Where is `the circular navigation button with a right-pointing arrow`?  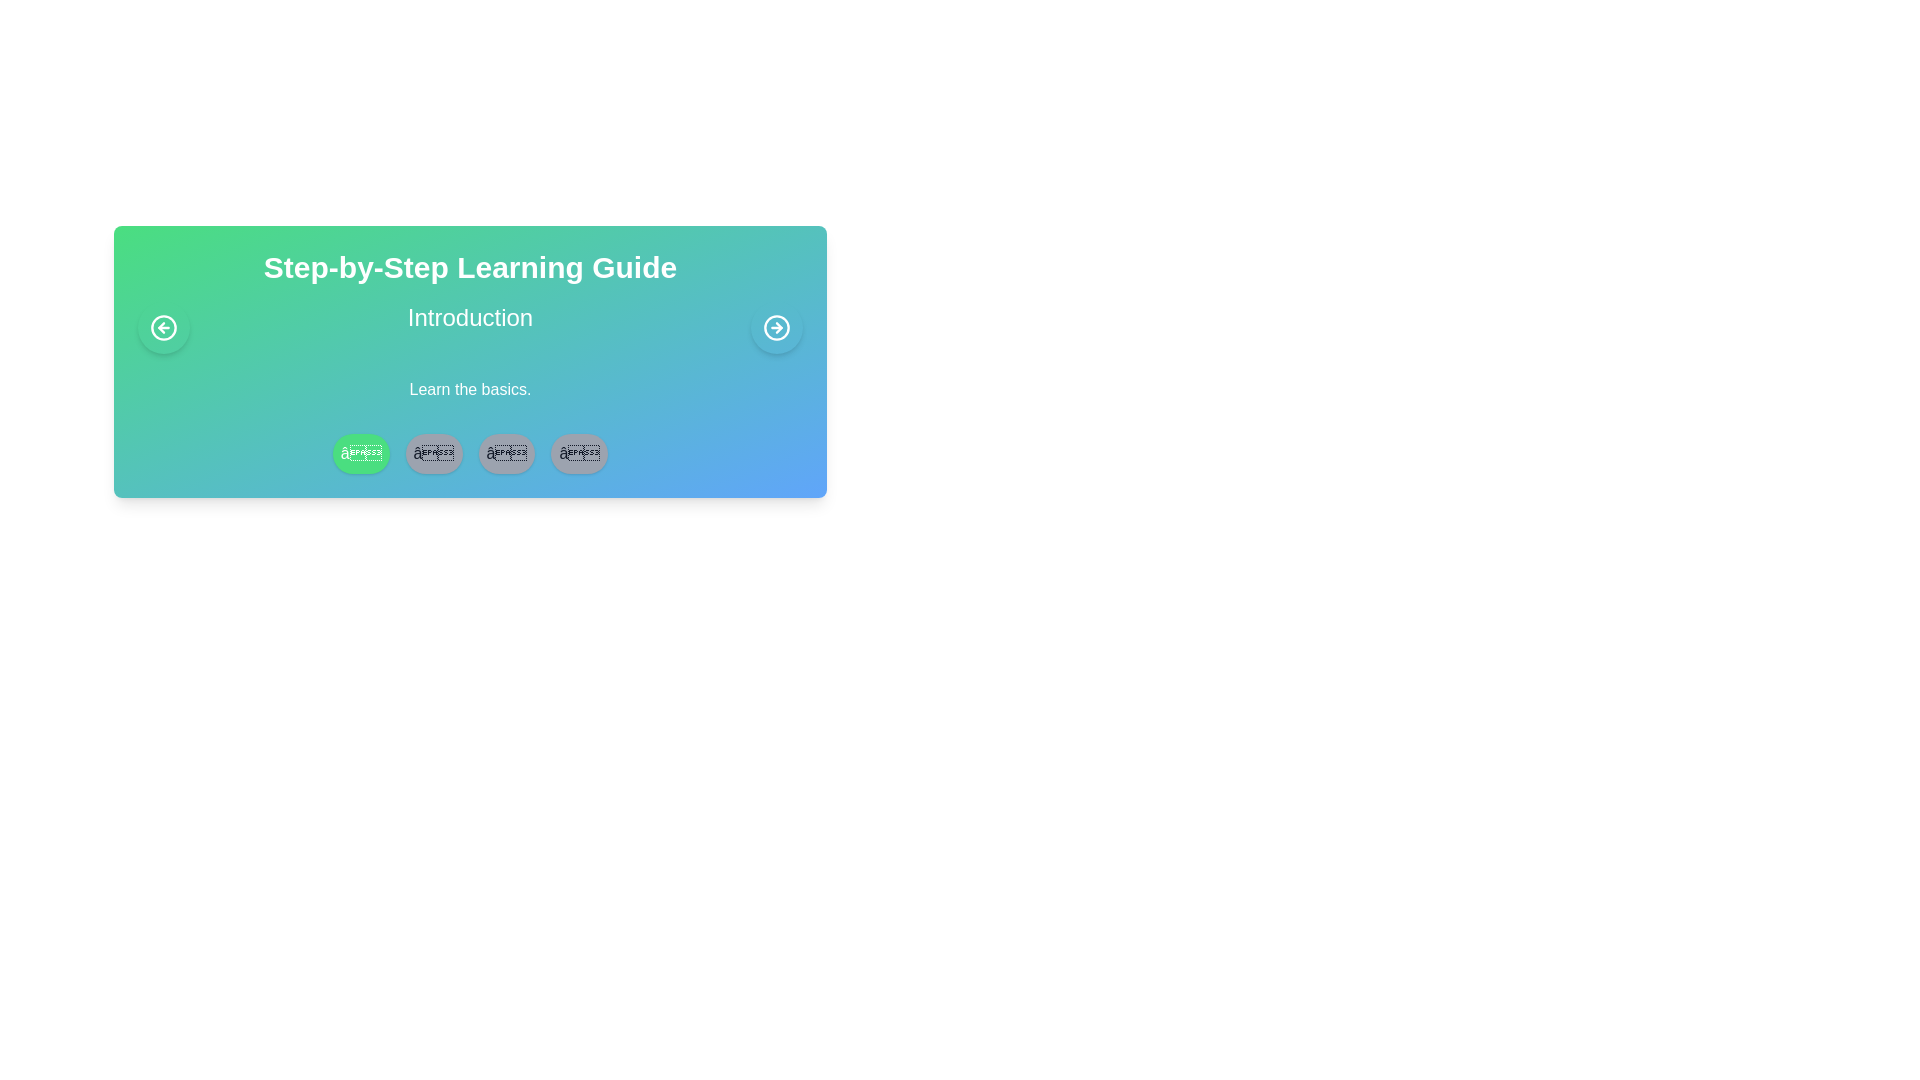
the circular navigation button with a right-pointing arrow is located at coordinates (776, 326).